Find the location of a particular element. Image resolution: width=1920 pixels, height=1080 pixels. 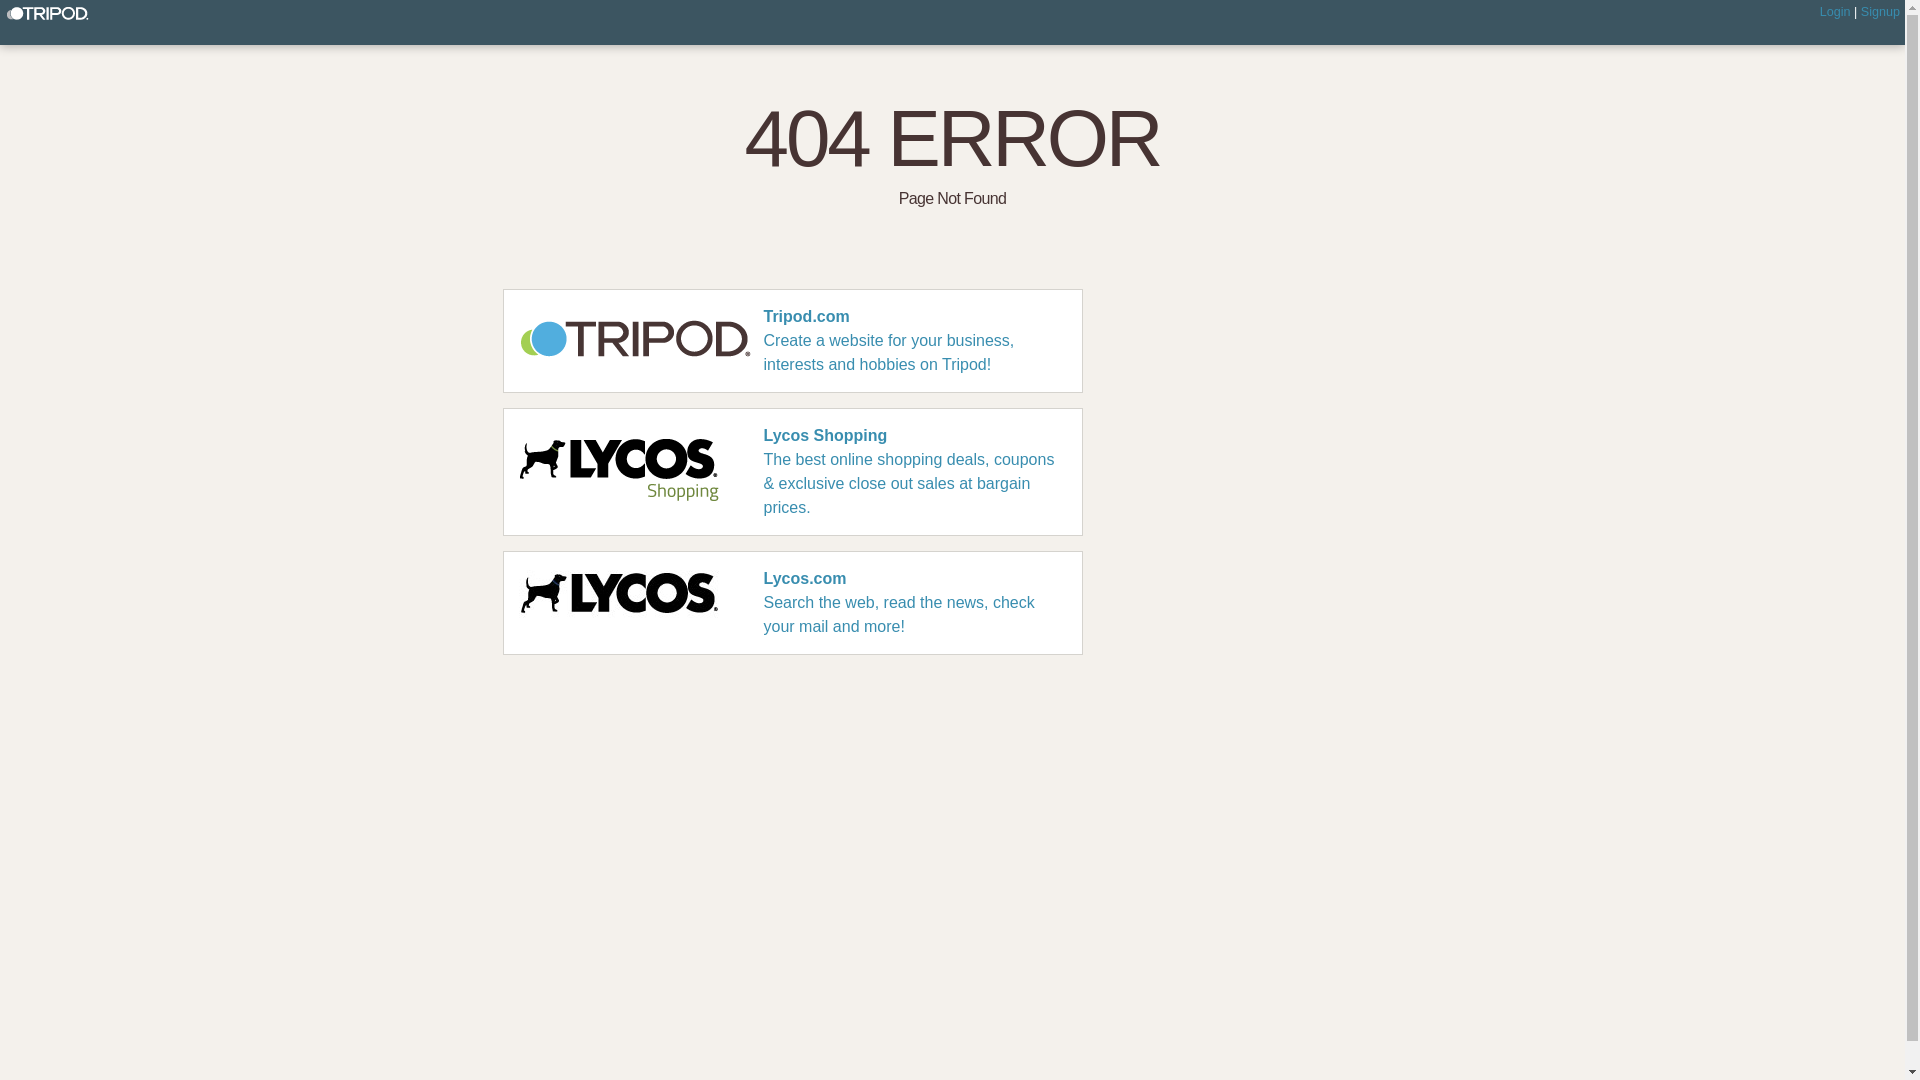

'Signup' is located at coordinates (1879, 11).